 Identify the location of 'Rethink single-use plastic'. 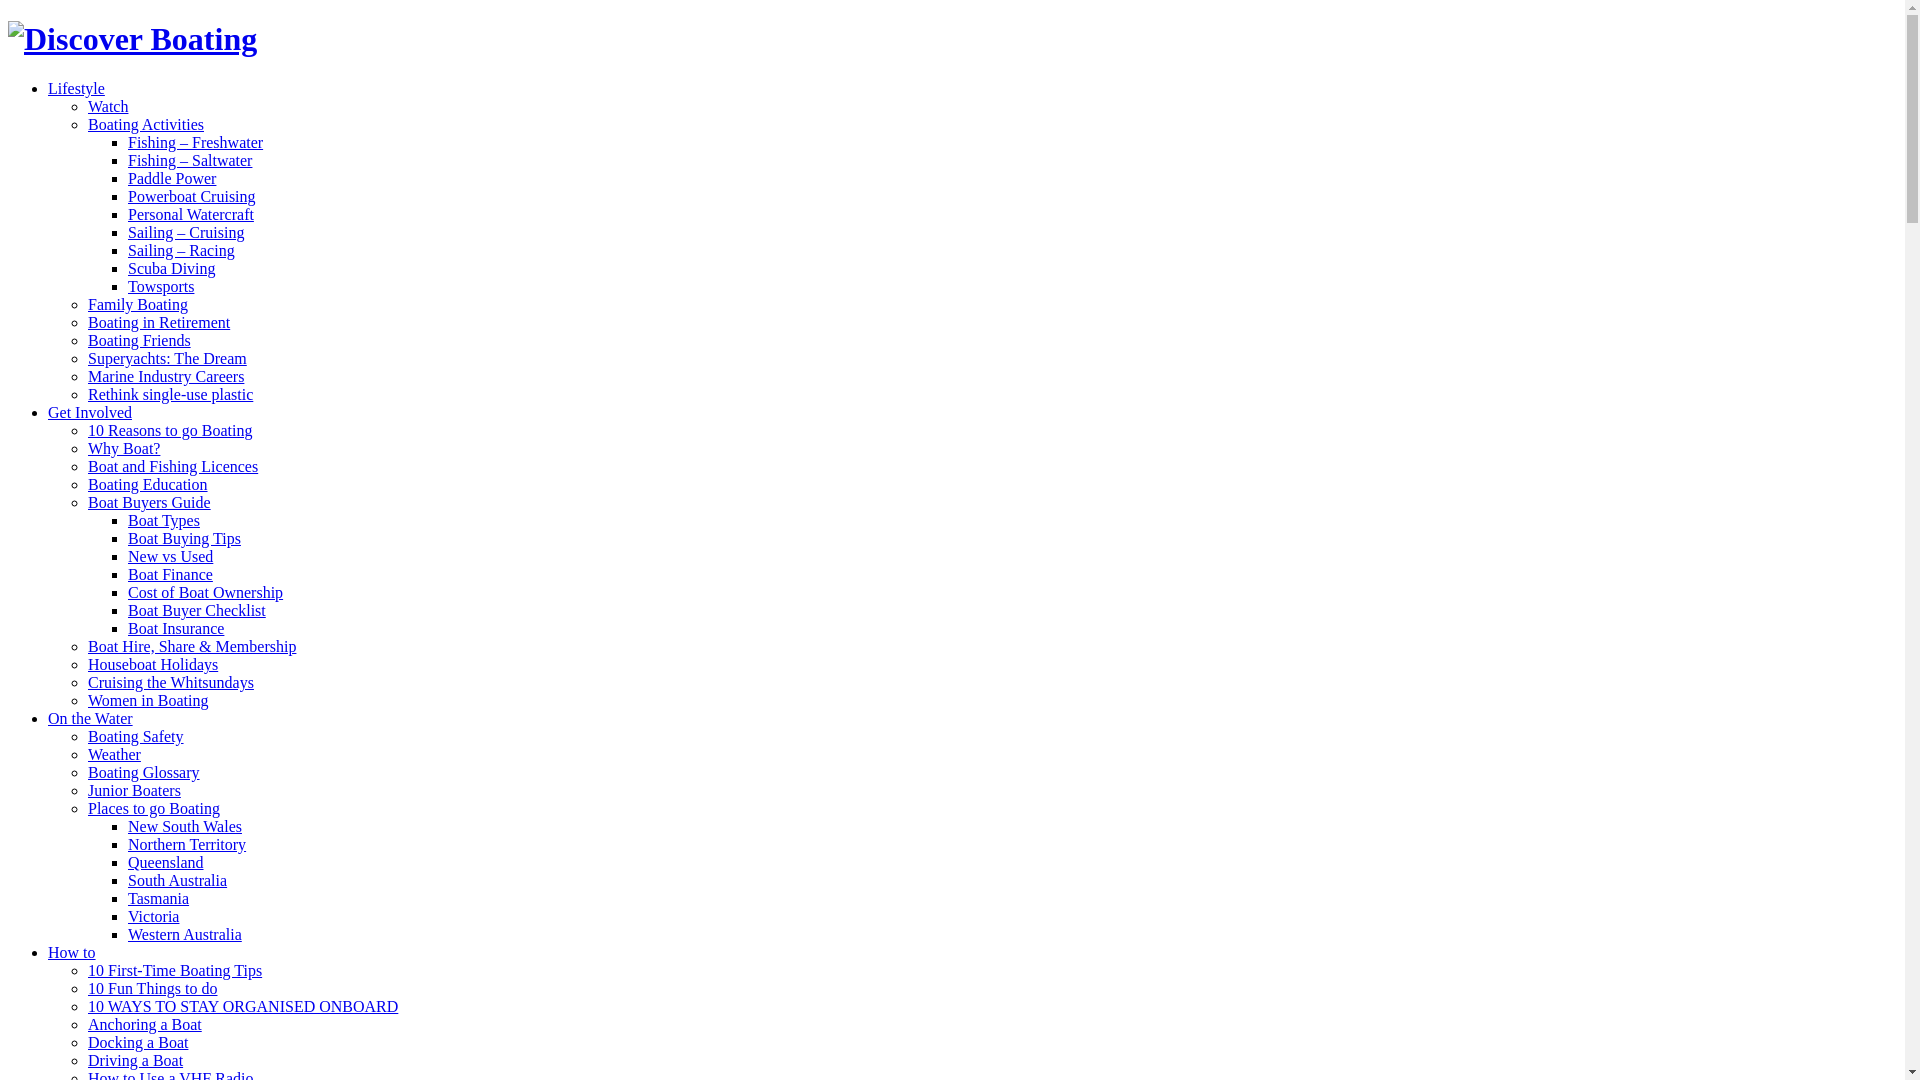
(170, 394).